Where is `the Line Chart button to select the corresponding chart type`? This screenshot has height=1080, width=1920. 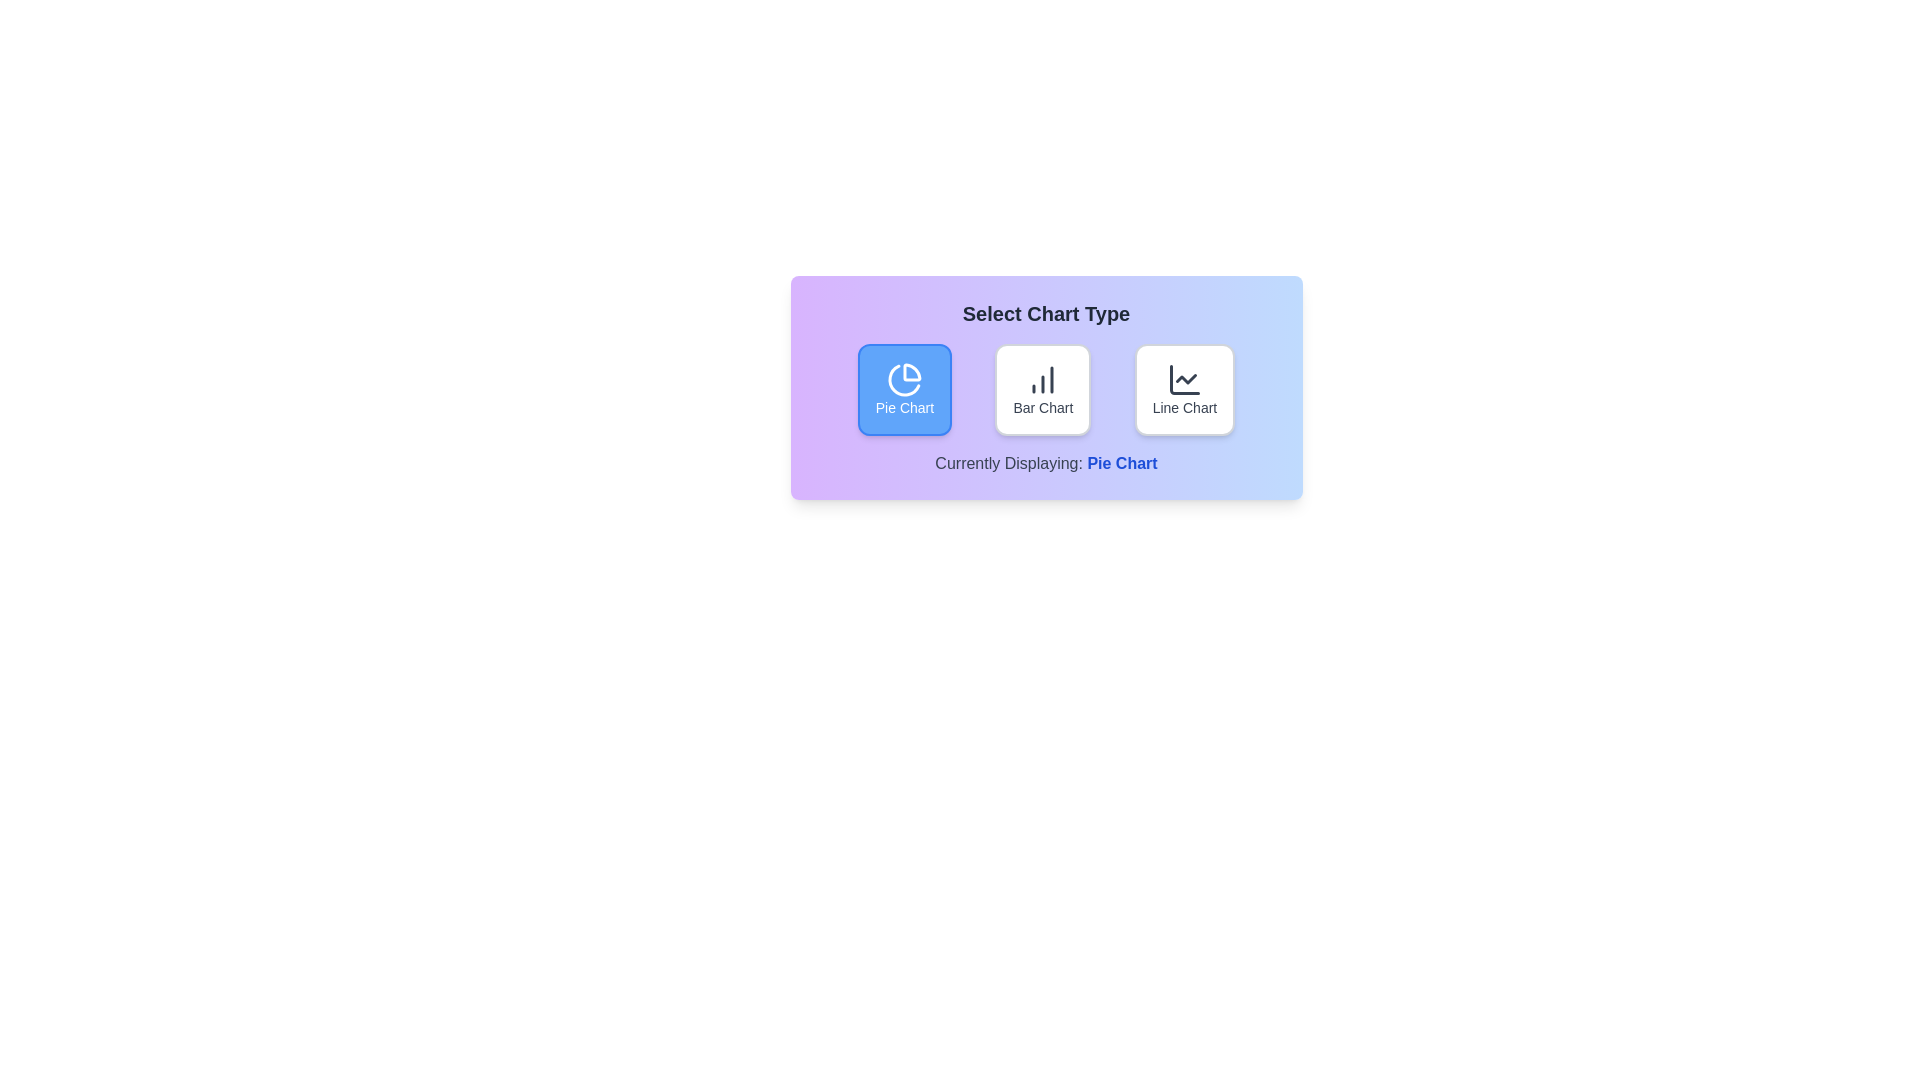
the Line Chart button to select the corresponding chart type is located at coordinates (1184, 389).